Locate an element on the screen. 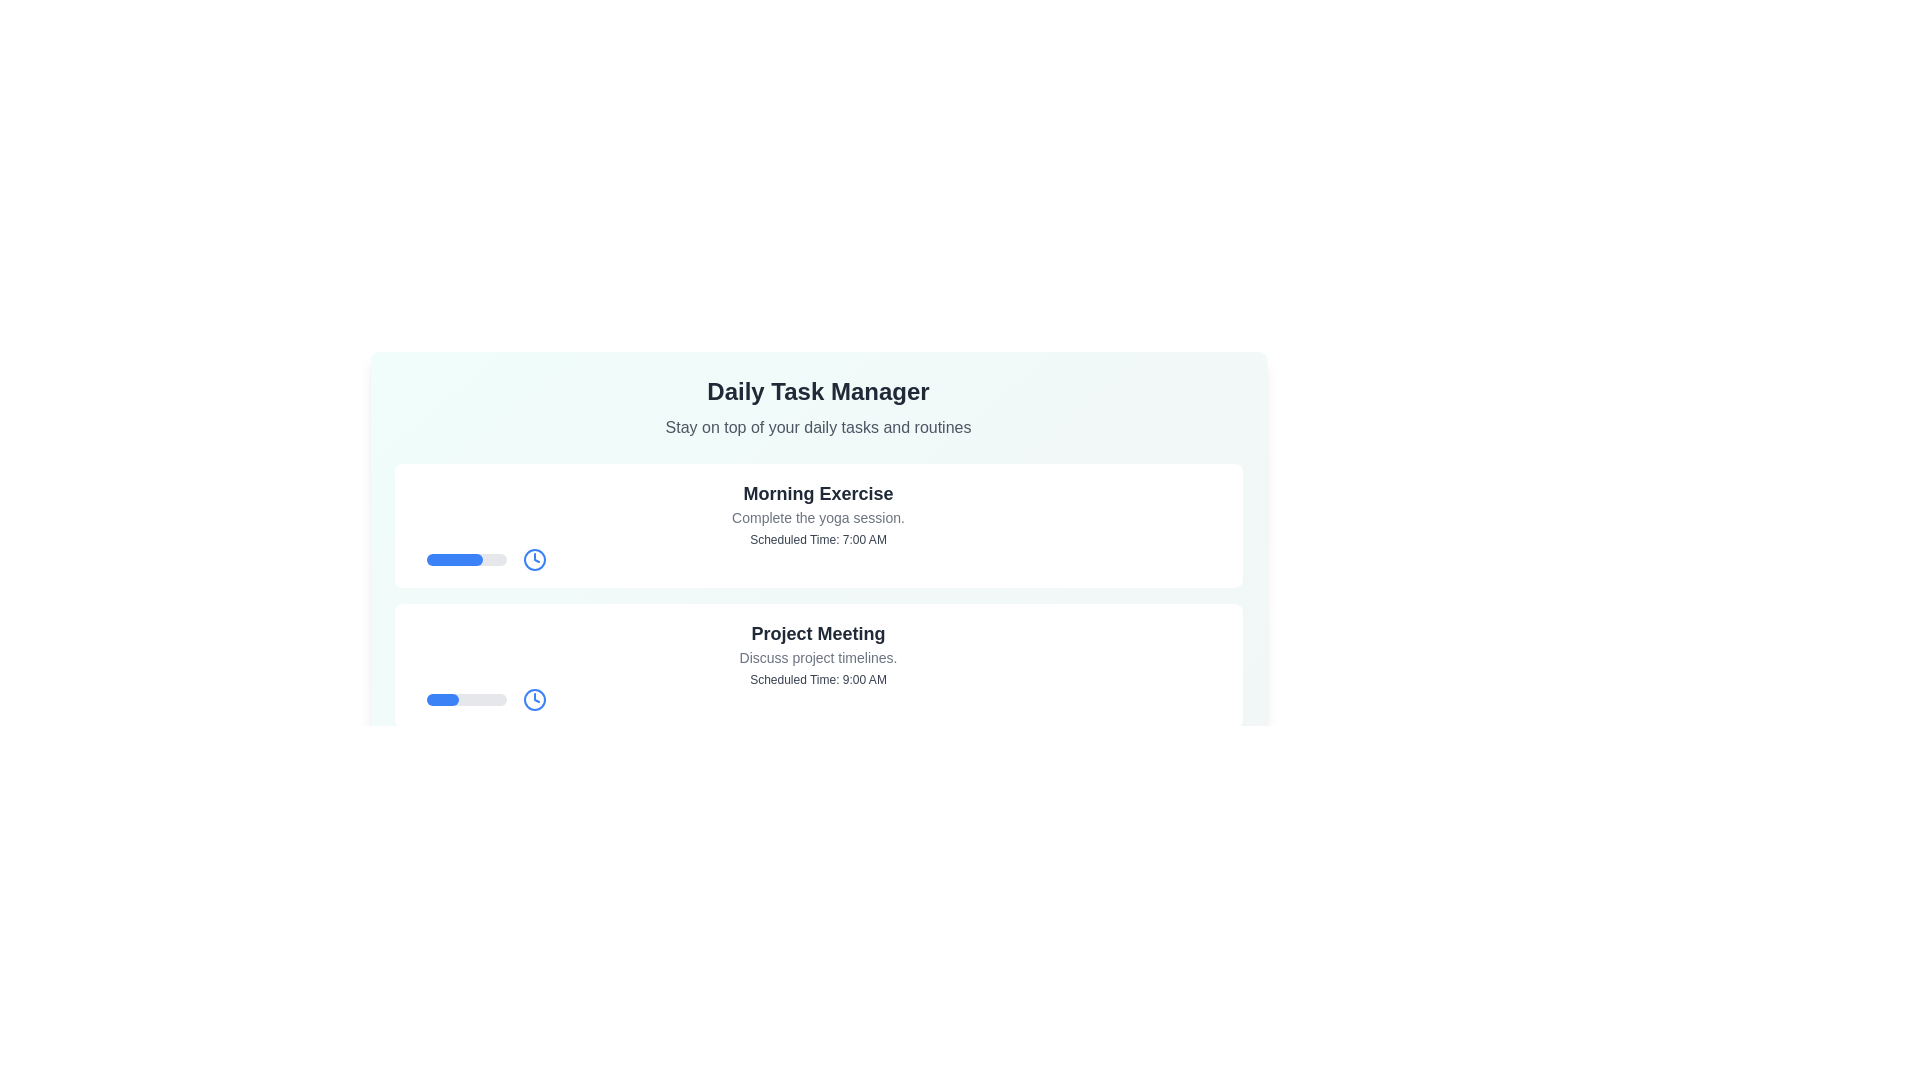 This screenshot has height=1080, width=1920. information displayed in the text component for the task entry located below 'Daily Task Manager', specifically the second entry after 'Morning Exercise' is located at coordinates (818, 654).